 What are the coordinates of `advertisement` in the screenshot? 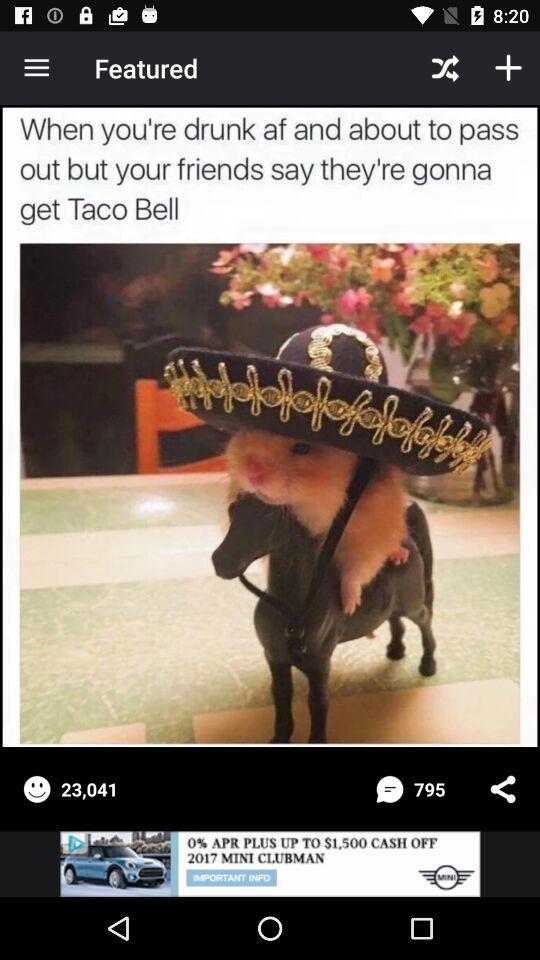 It's located at (270, 863).